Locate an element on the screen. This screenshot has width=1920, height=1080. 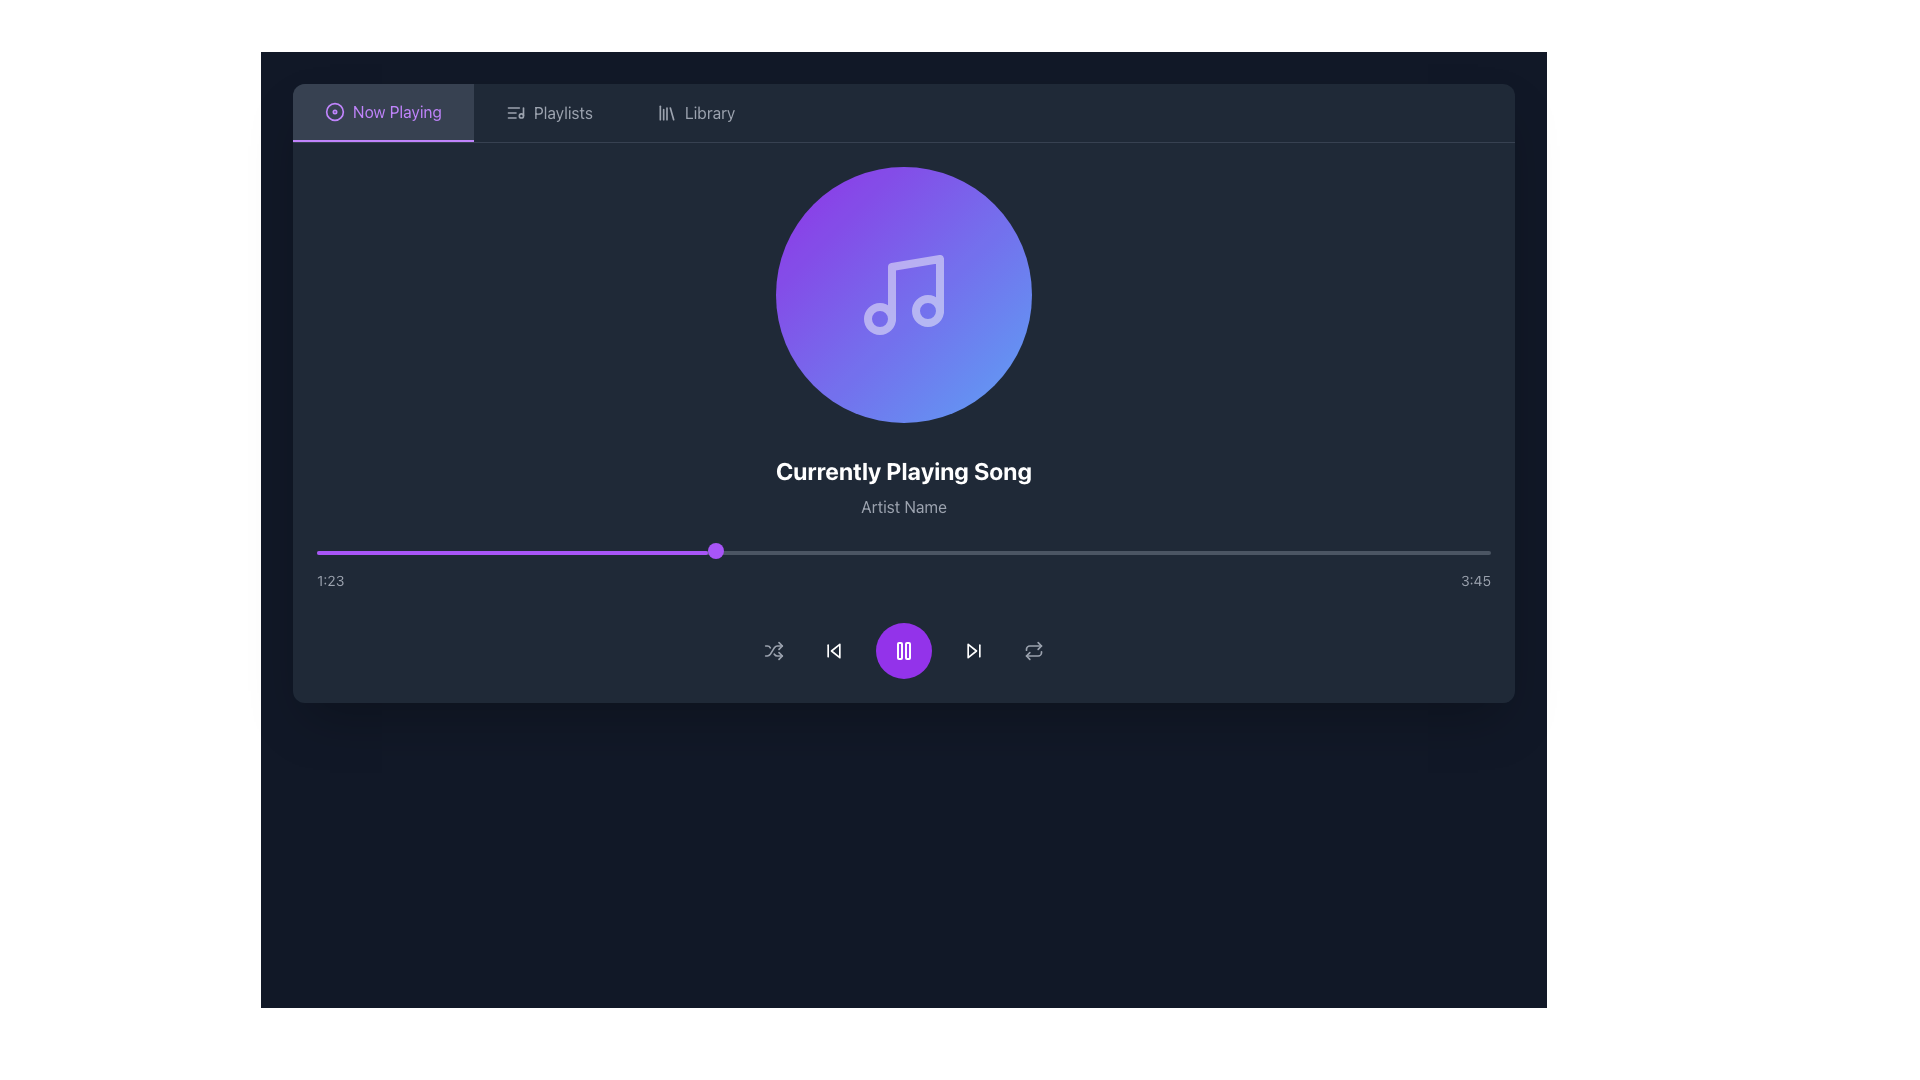
the repeat icon button, which is the rightmost icon in a horizontal row of controls at the bottom-center of the interface is located at coordinates (1033, 651).